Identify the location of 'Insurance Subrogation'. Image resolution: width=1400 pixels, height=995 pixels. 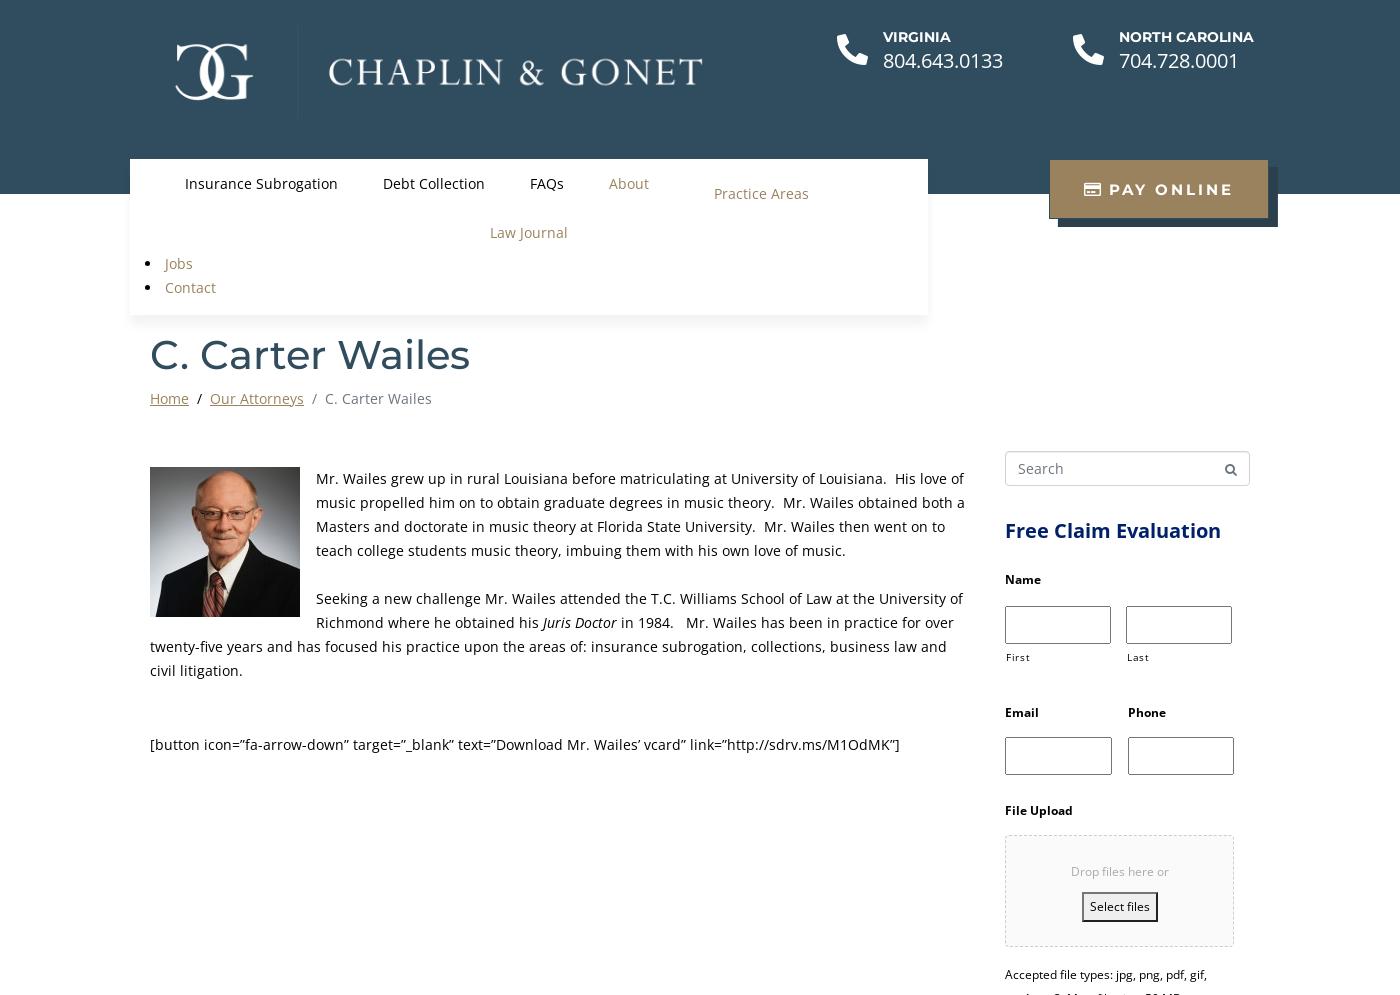
(183, 183).